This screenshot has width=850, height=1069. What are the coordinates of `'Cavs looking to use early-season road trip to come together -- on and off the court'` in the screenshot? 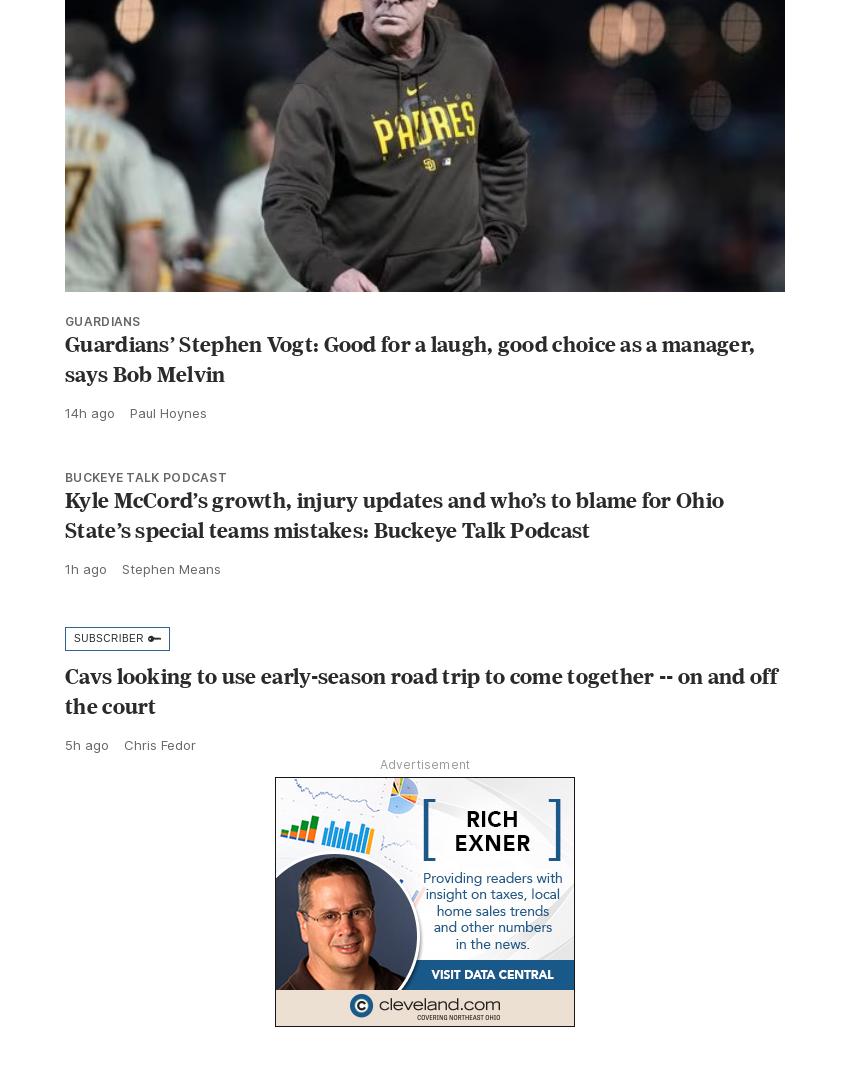 It's located at (420, 732).